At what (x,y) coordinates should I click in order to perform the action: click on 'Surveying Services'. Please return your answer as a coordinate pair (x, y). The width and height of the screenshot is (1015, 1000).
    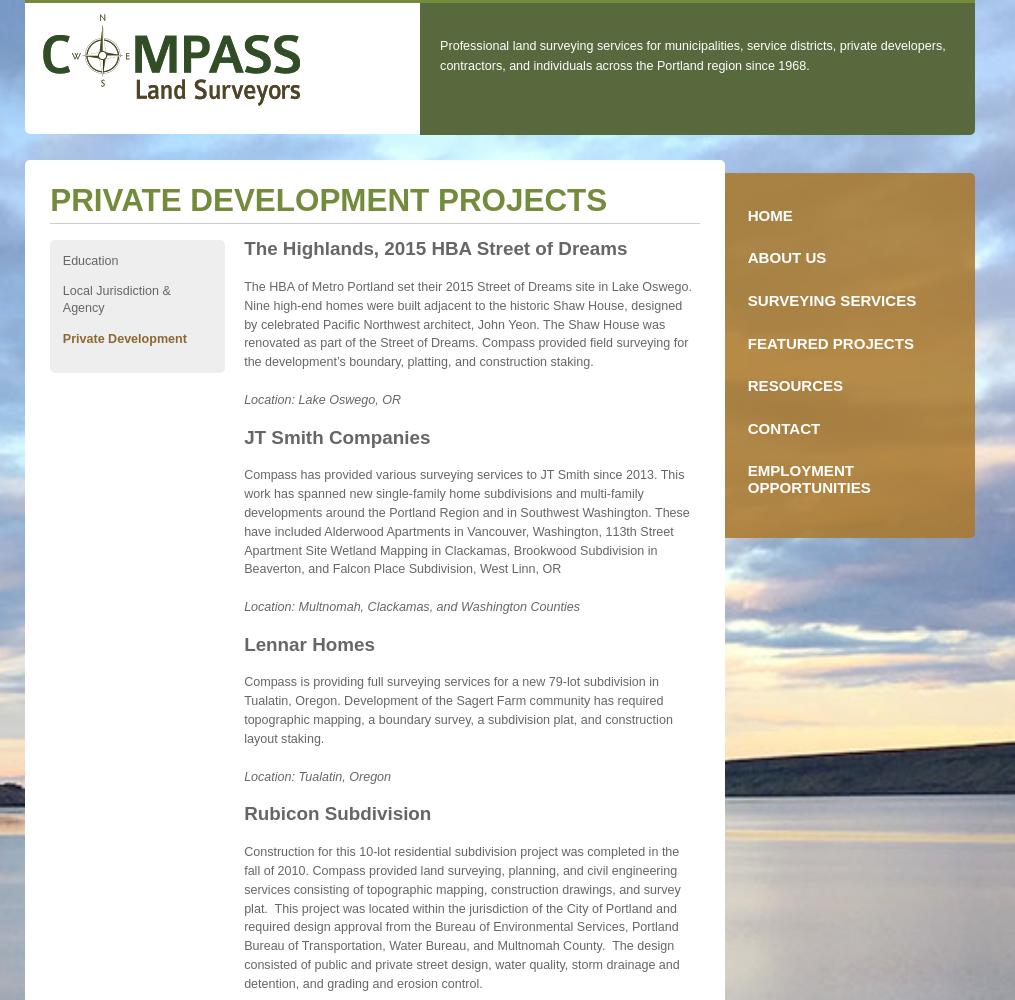
    Looking at the image, I should click on (831, 300).